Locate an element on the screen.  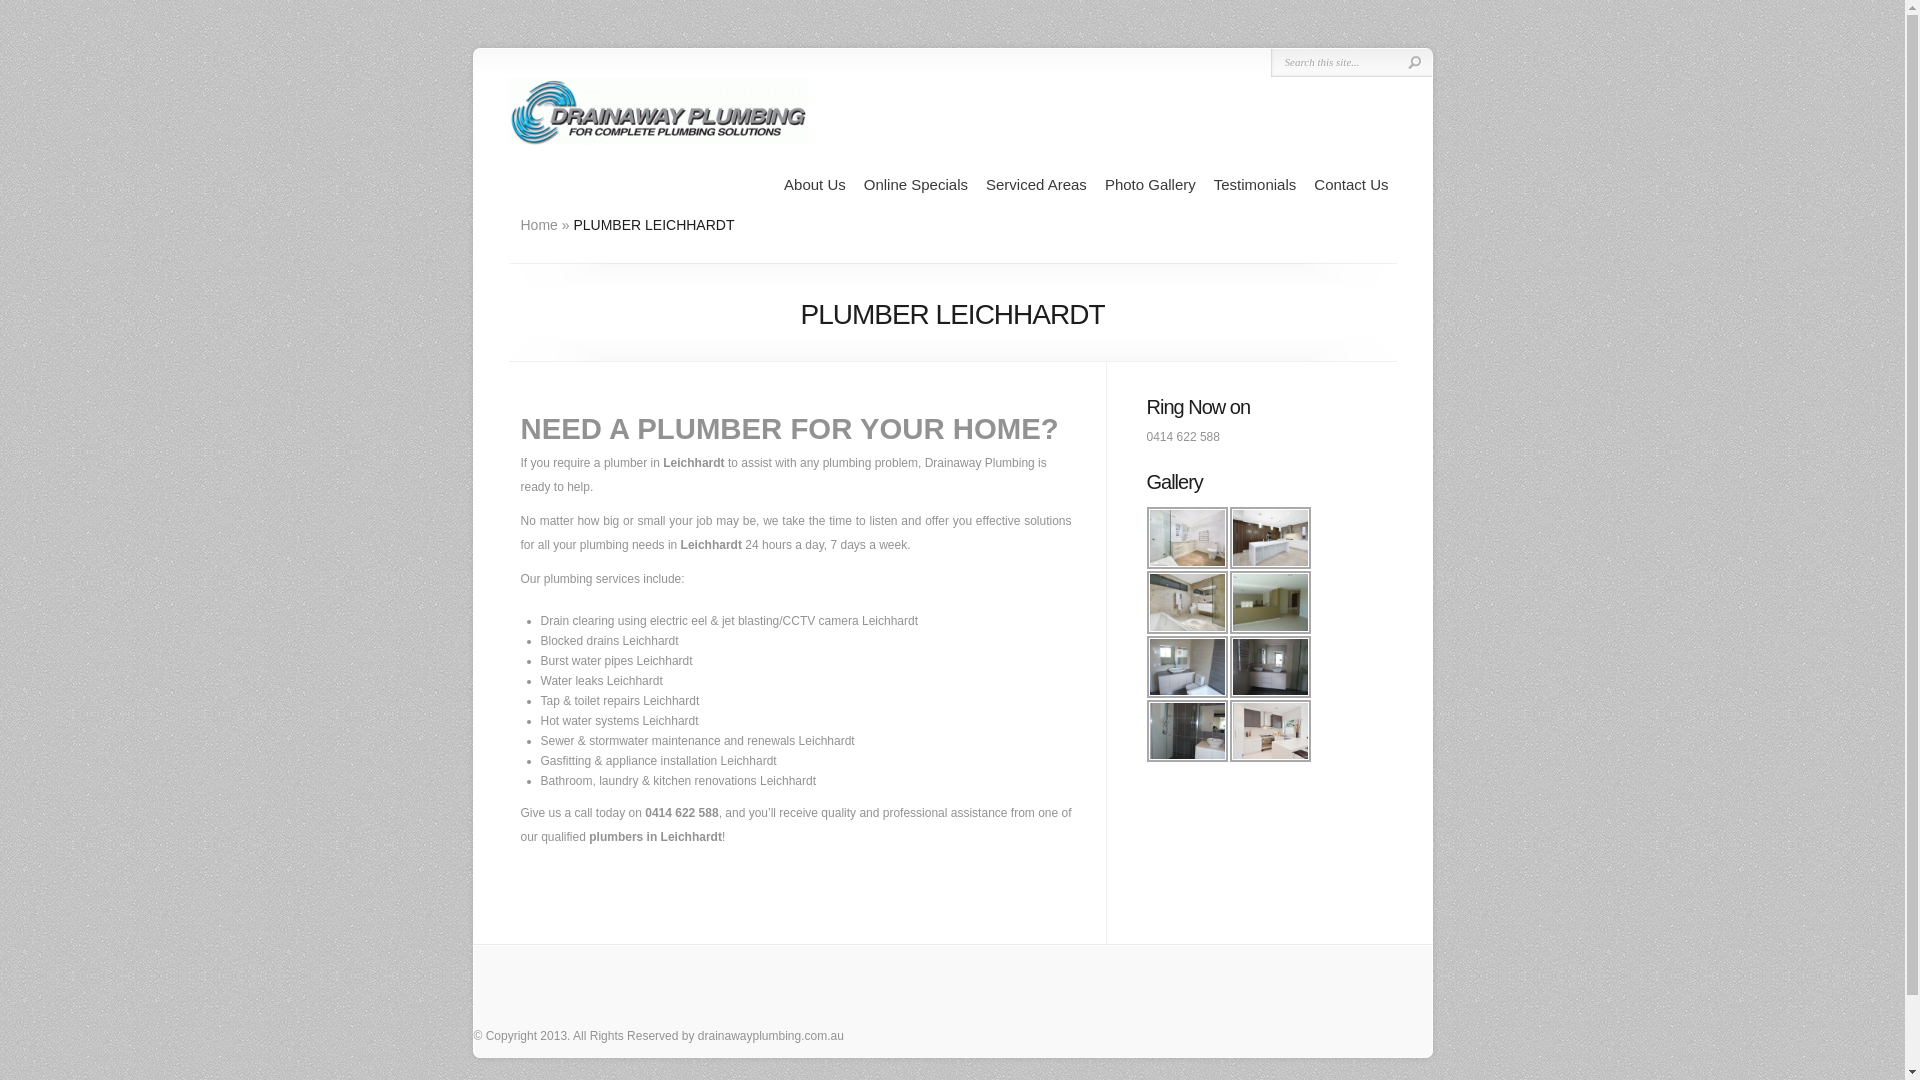
'p1000449' is located at coordinates (1269, 667).